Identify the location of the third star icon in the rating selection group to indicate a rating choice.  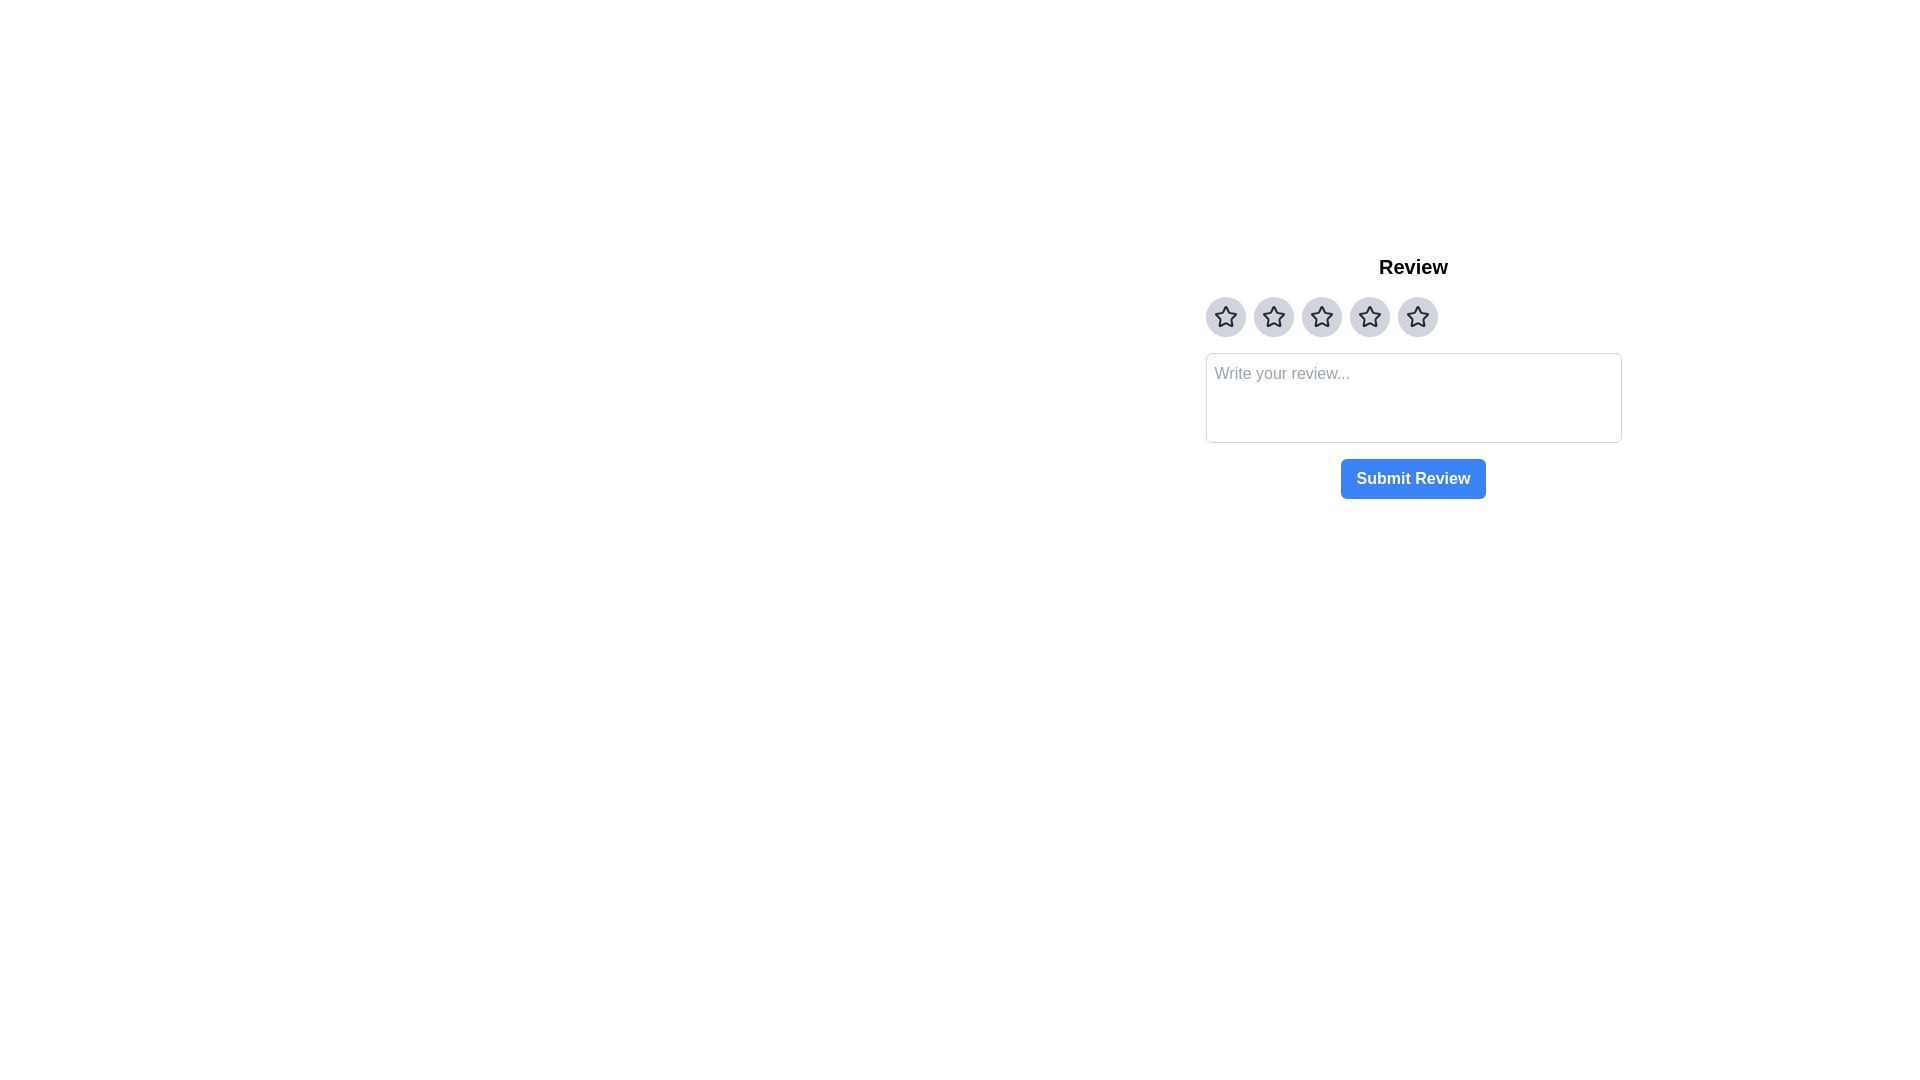
(1272, 315).